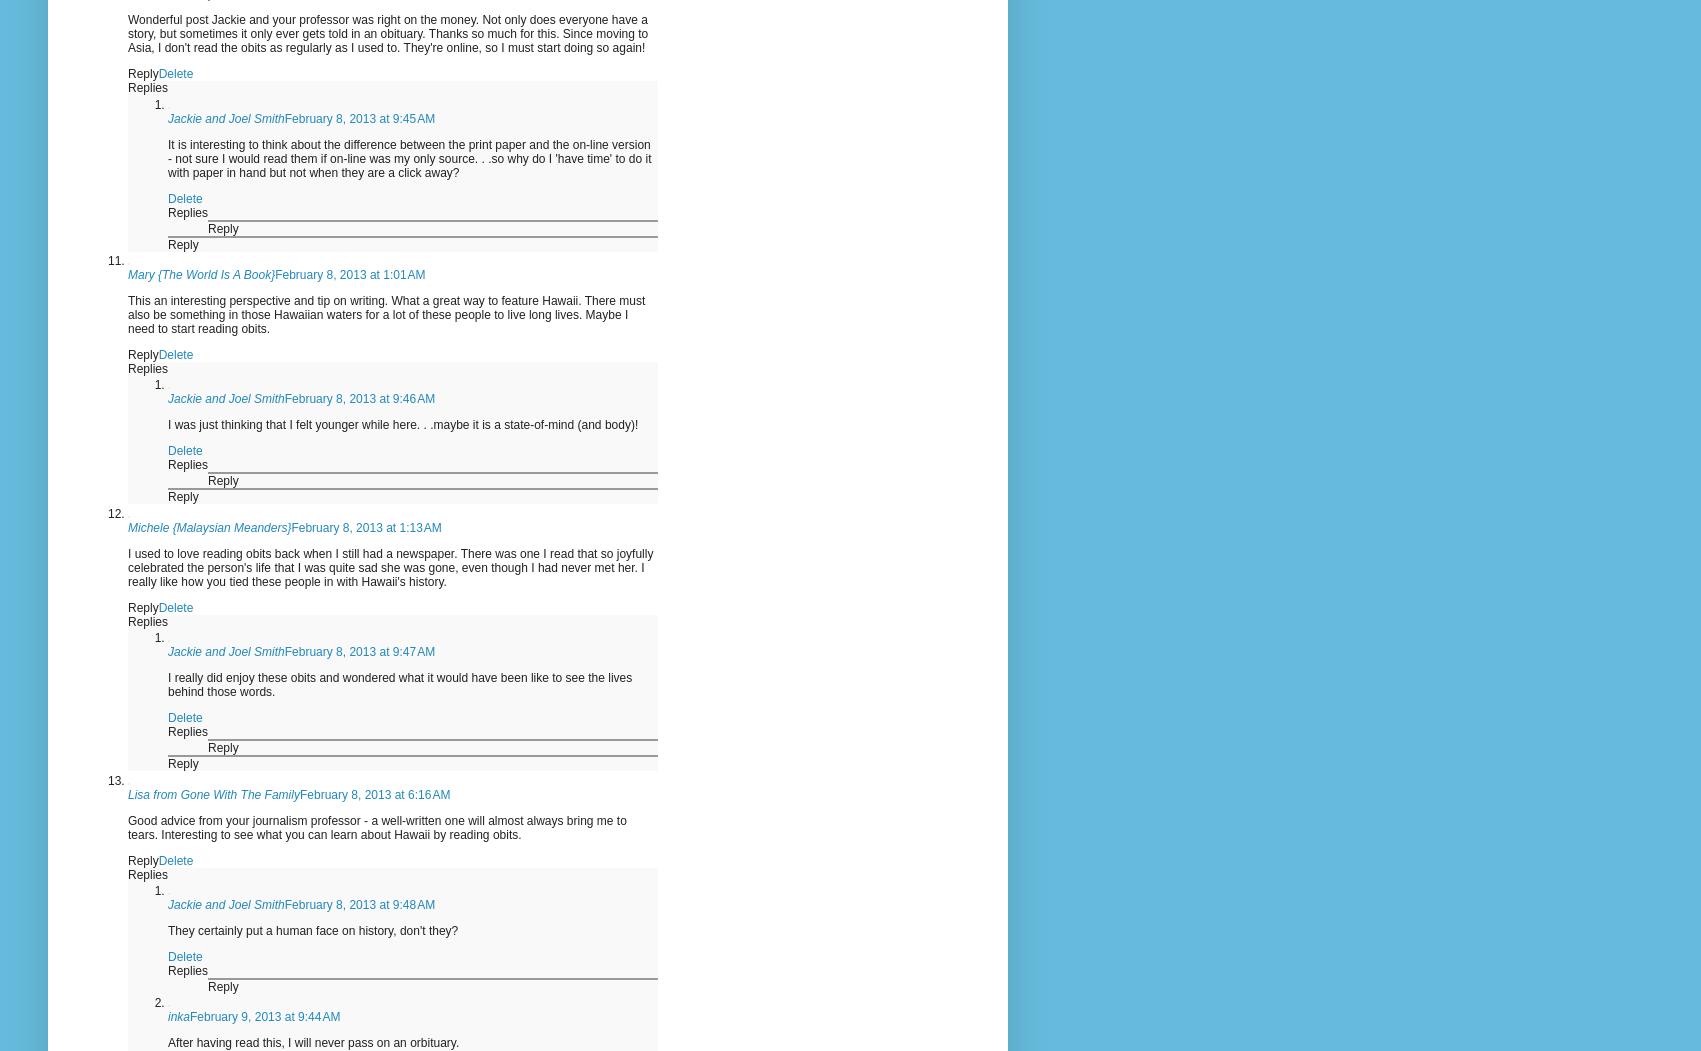  I want to click on 'February 9, 2013 at 9:44 AM', so click(265, 1015).